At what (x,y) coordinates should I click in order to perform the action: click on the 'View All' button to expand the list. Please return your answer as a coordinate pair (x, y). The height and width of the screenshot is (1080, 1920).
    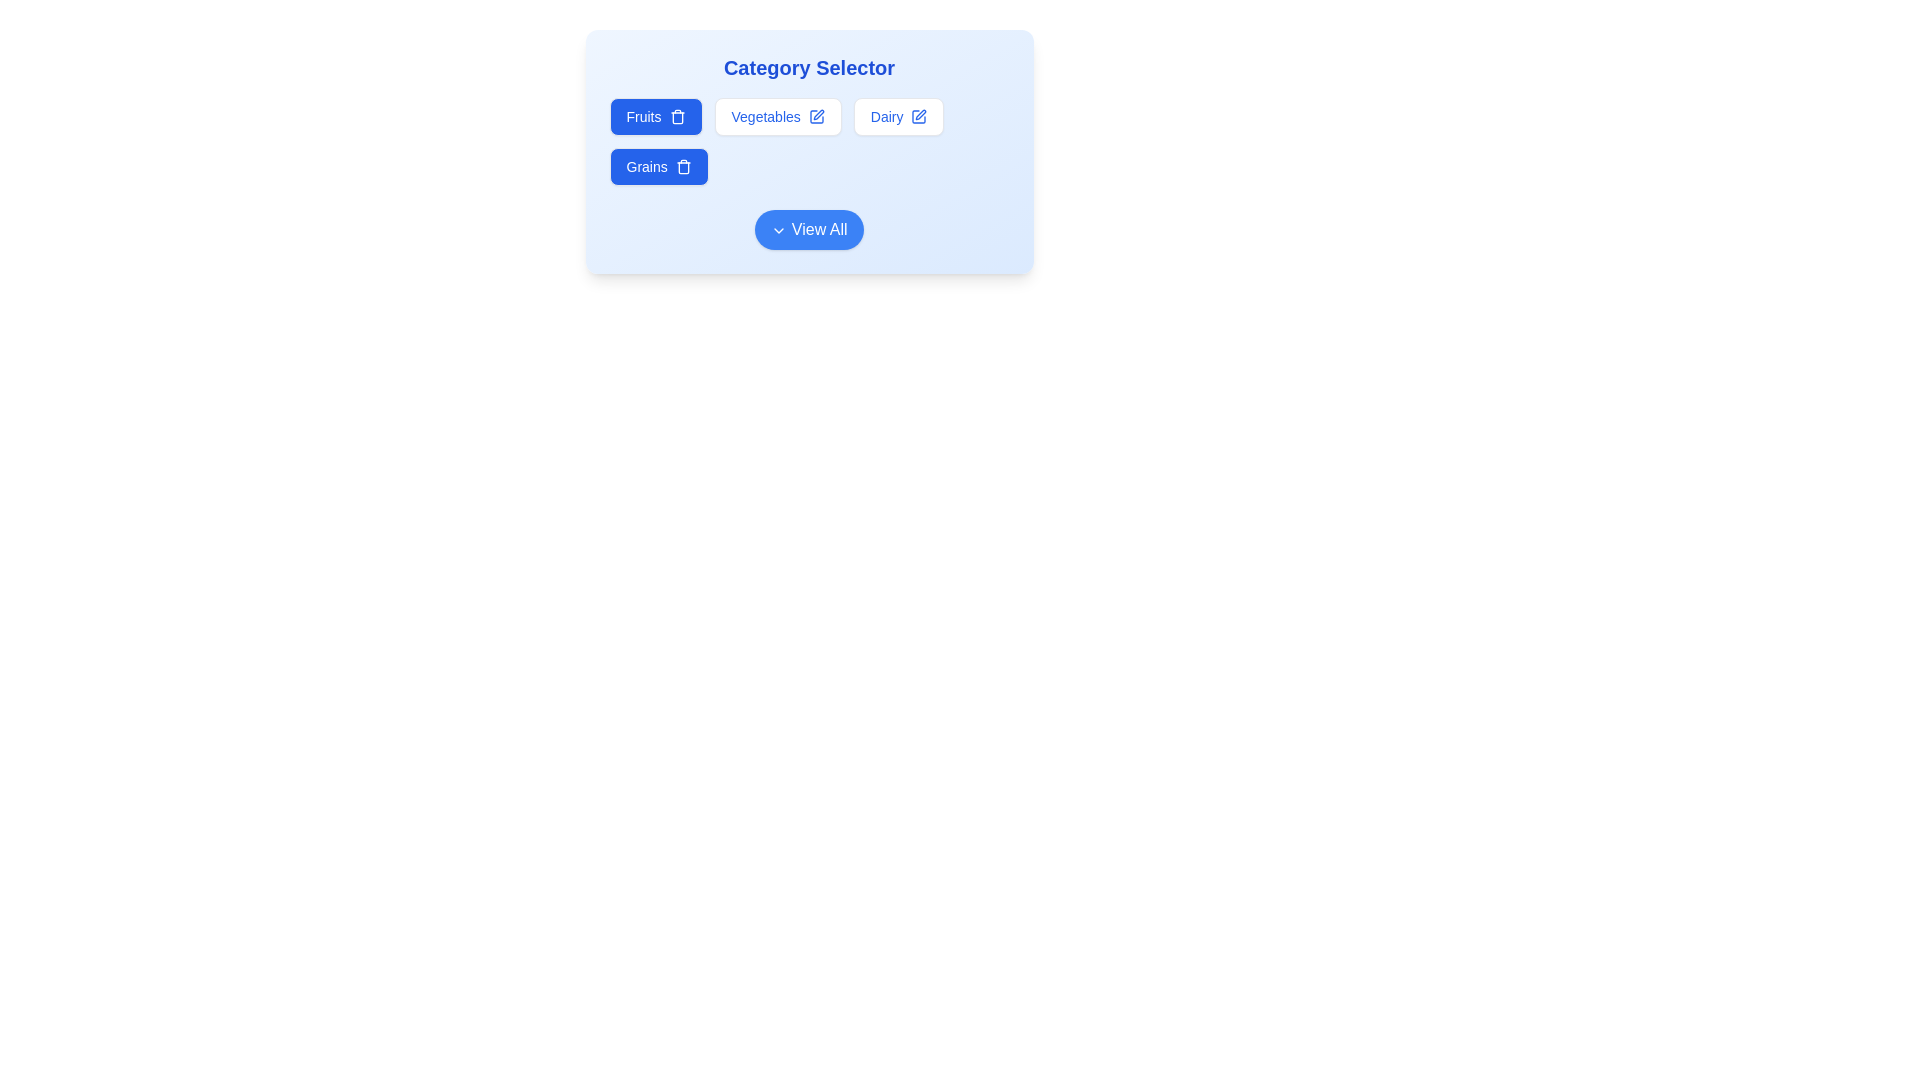
    Looking at the image, I should click on (809, 229).